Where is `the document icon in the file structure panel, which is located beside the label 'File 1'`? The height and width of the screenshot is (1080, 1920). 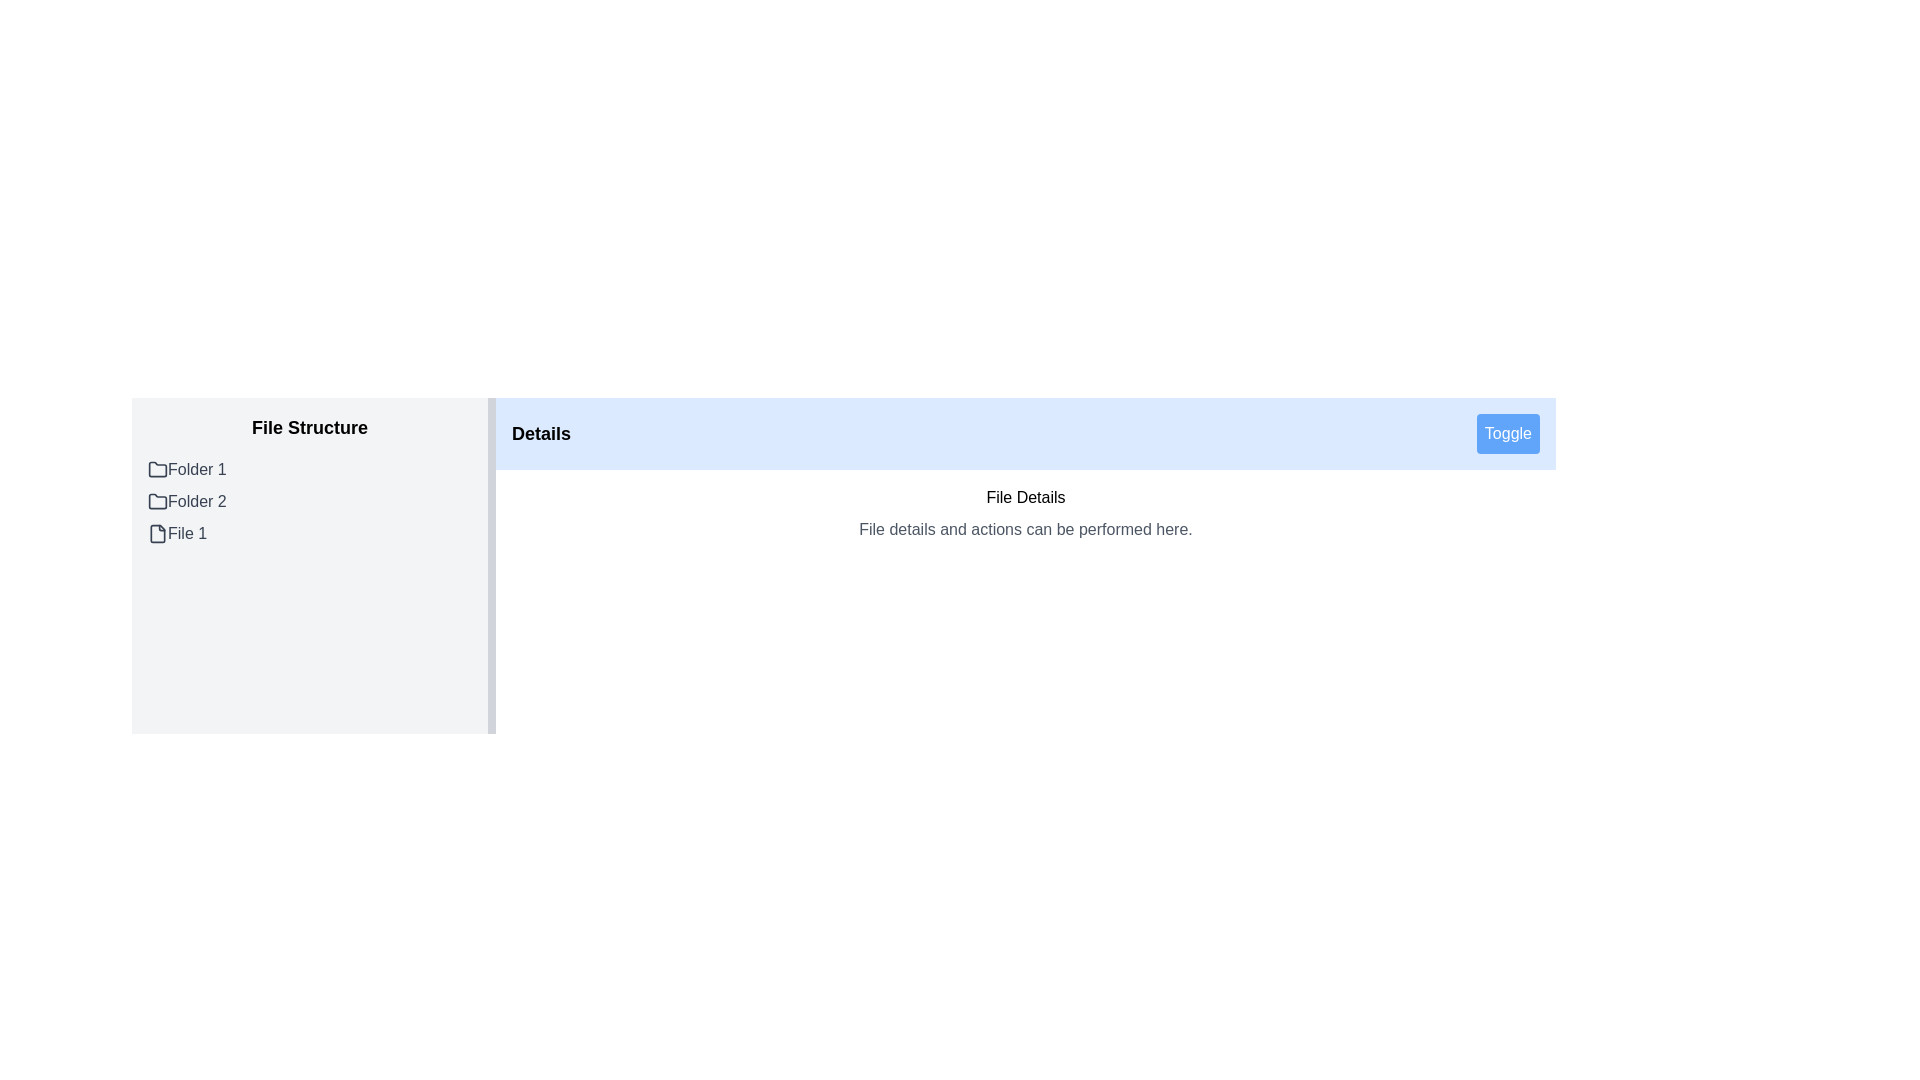
the document icon in the file structure panel, which is located beside the label 'File 1' is located at coordinates (157, 532).